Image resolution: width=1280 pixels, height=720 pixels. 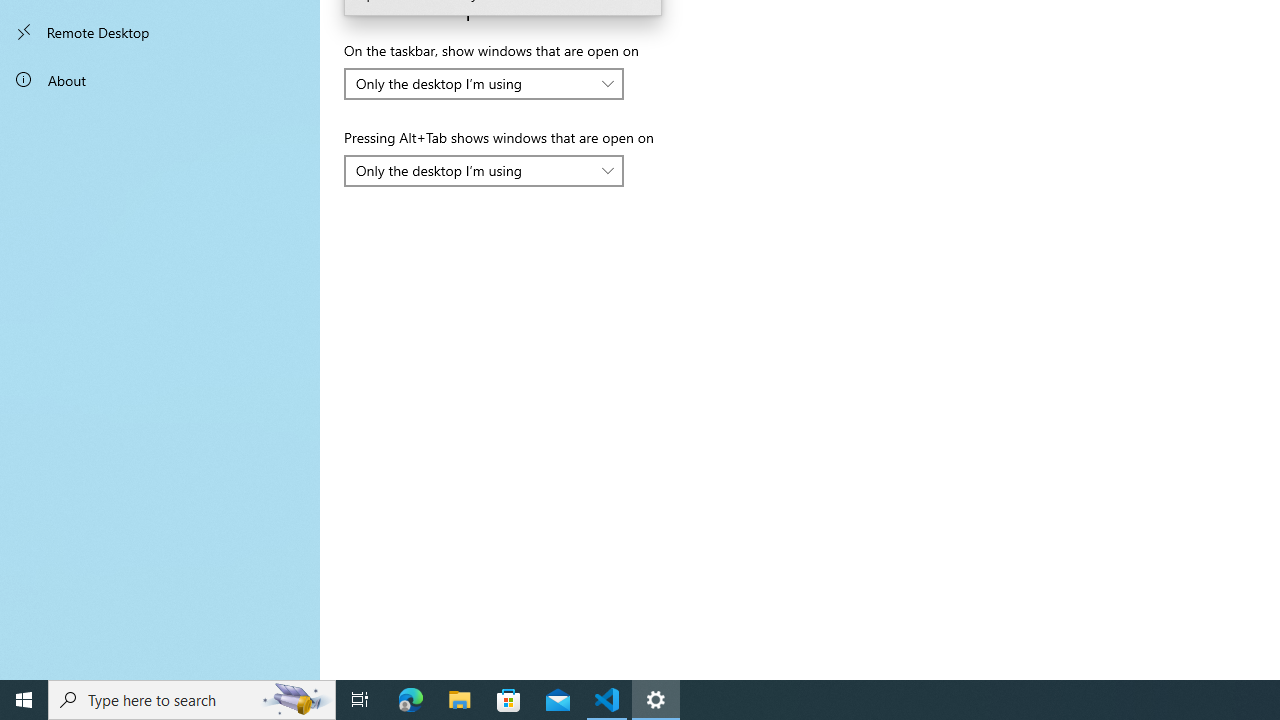 What do you see at coordinates (606, 698) in the screenshot?
I see `'Visual Studio Code - 1 running window'` at bounding box center [606, 698].